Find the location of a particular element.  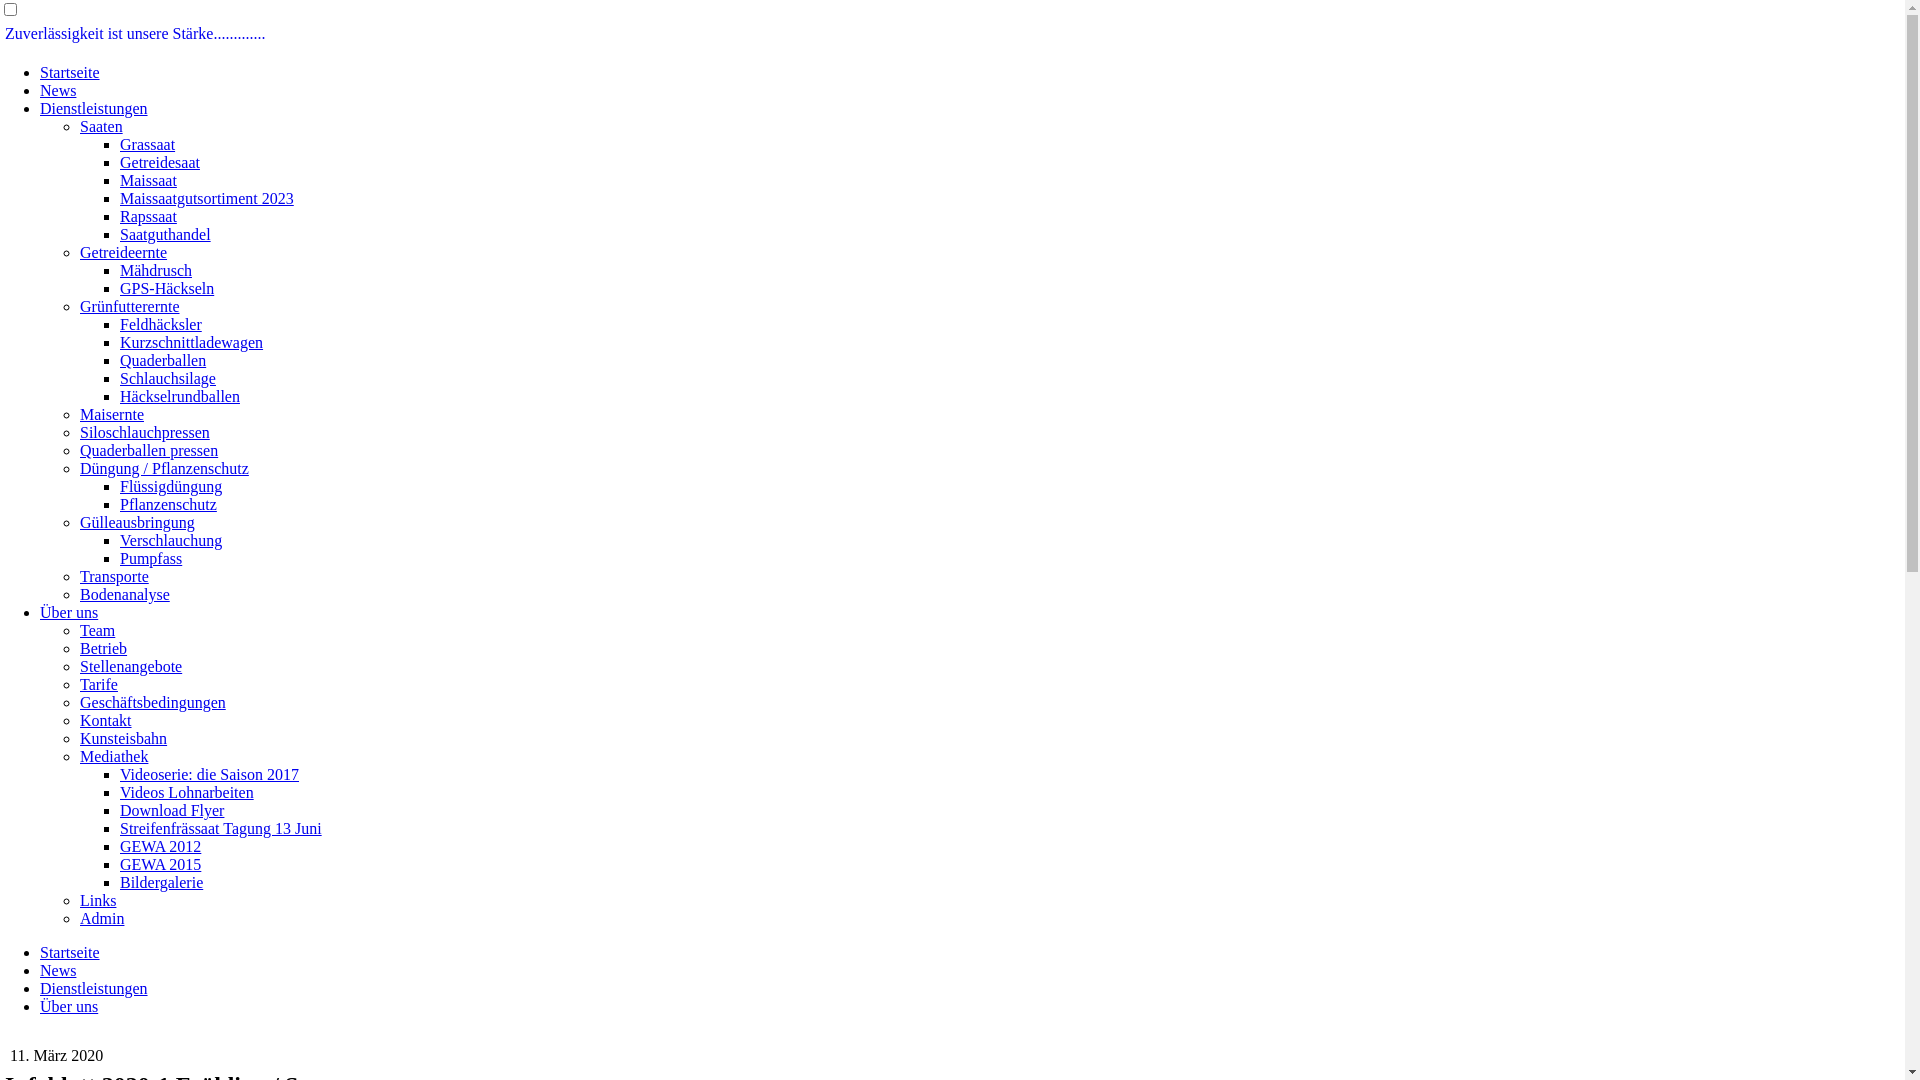

'Videos Lohnarbeiten' is located at coordinates (187, 791).